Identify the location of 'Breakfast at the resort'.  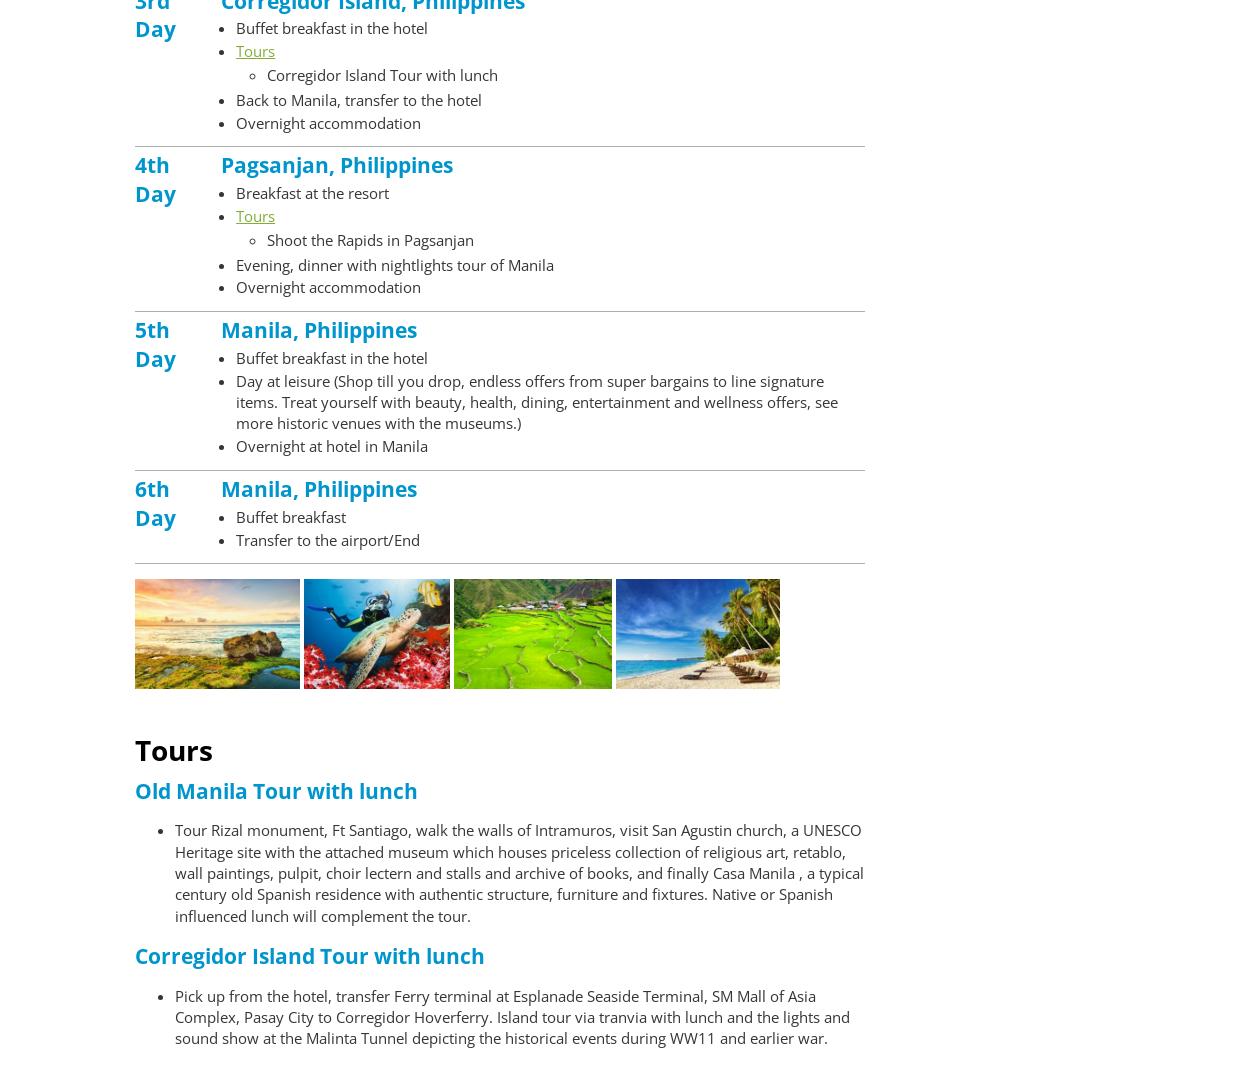
(235, 191).